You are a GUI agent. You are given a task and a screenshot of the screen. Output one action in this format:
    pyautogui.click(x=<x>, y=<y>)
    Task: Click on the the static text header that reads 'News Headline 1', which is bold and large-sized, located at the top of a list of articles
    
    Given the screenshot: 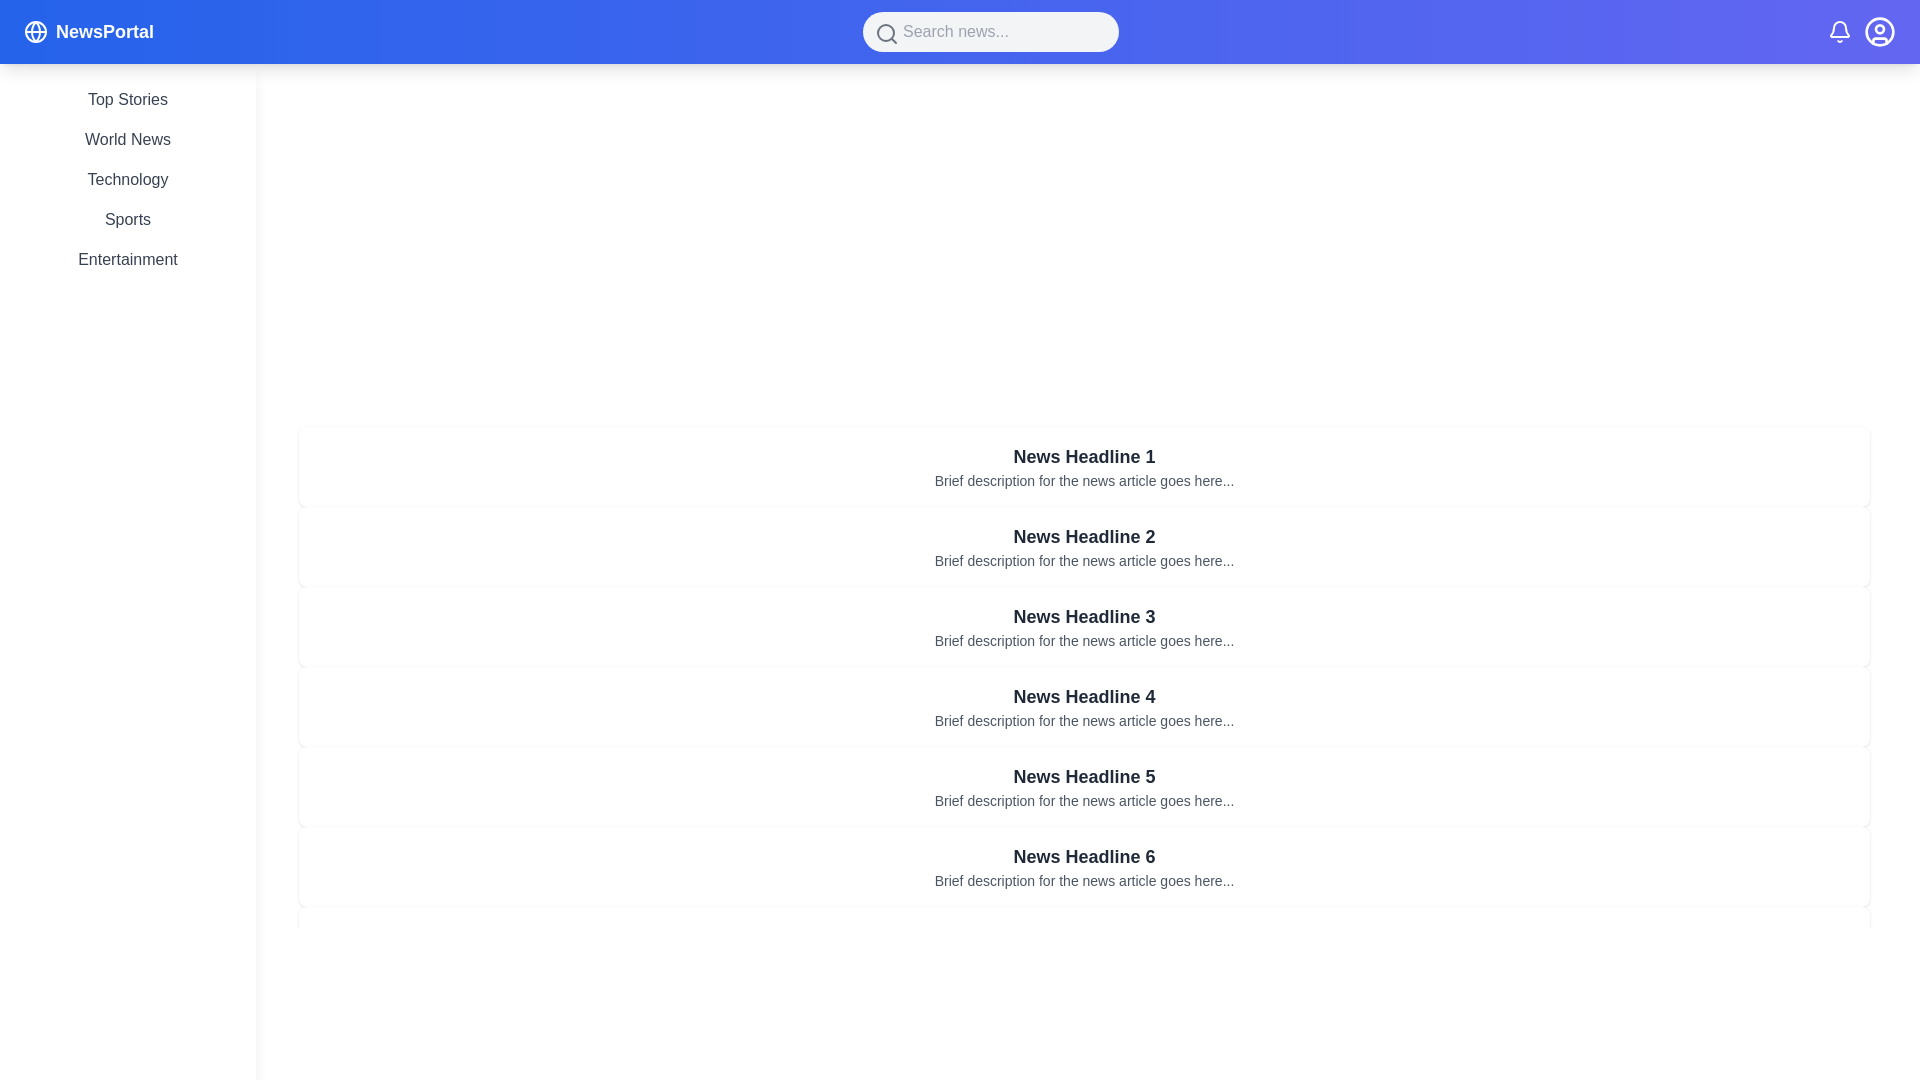 What is the action you would take?
    pyautogui.click(x=1083, y=456)
    